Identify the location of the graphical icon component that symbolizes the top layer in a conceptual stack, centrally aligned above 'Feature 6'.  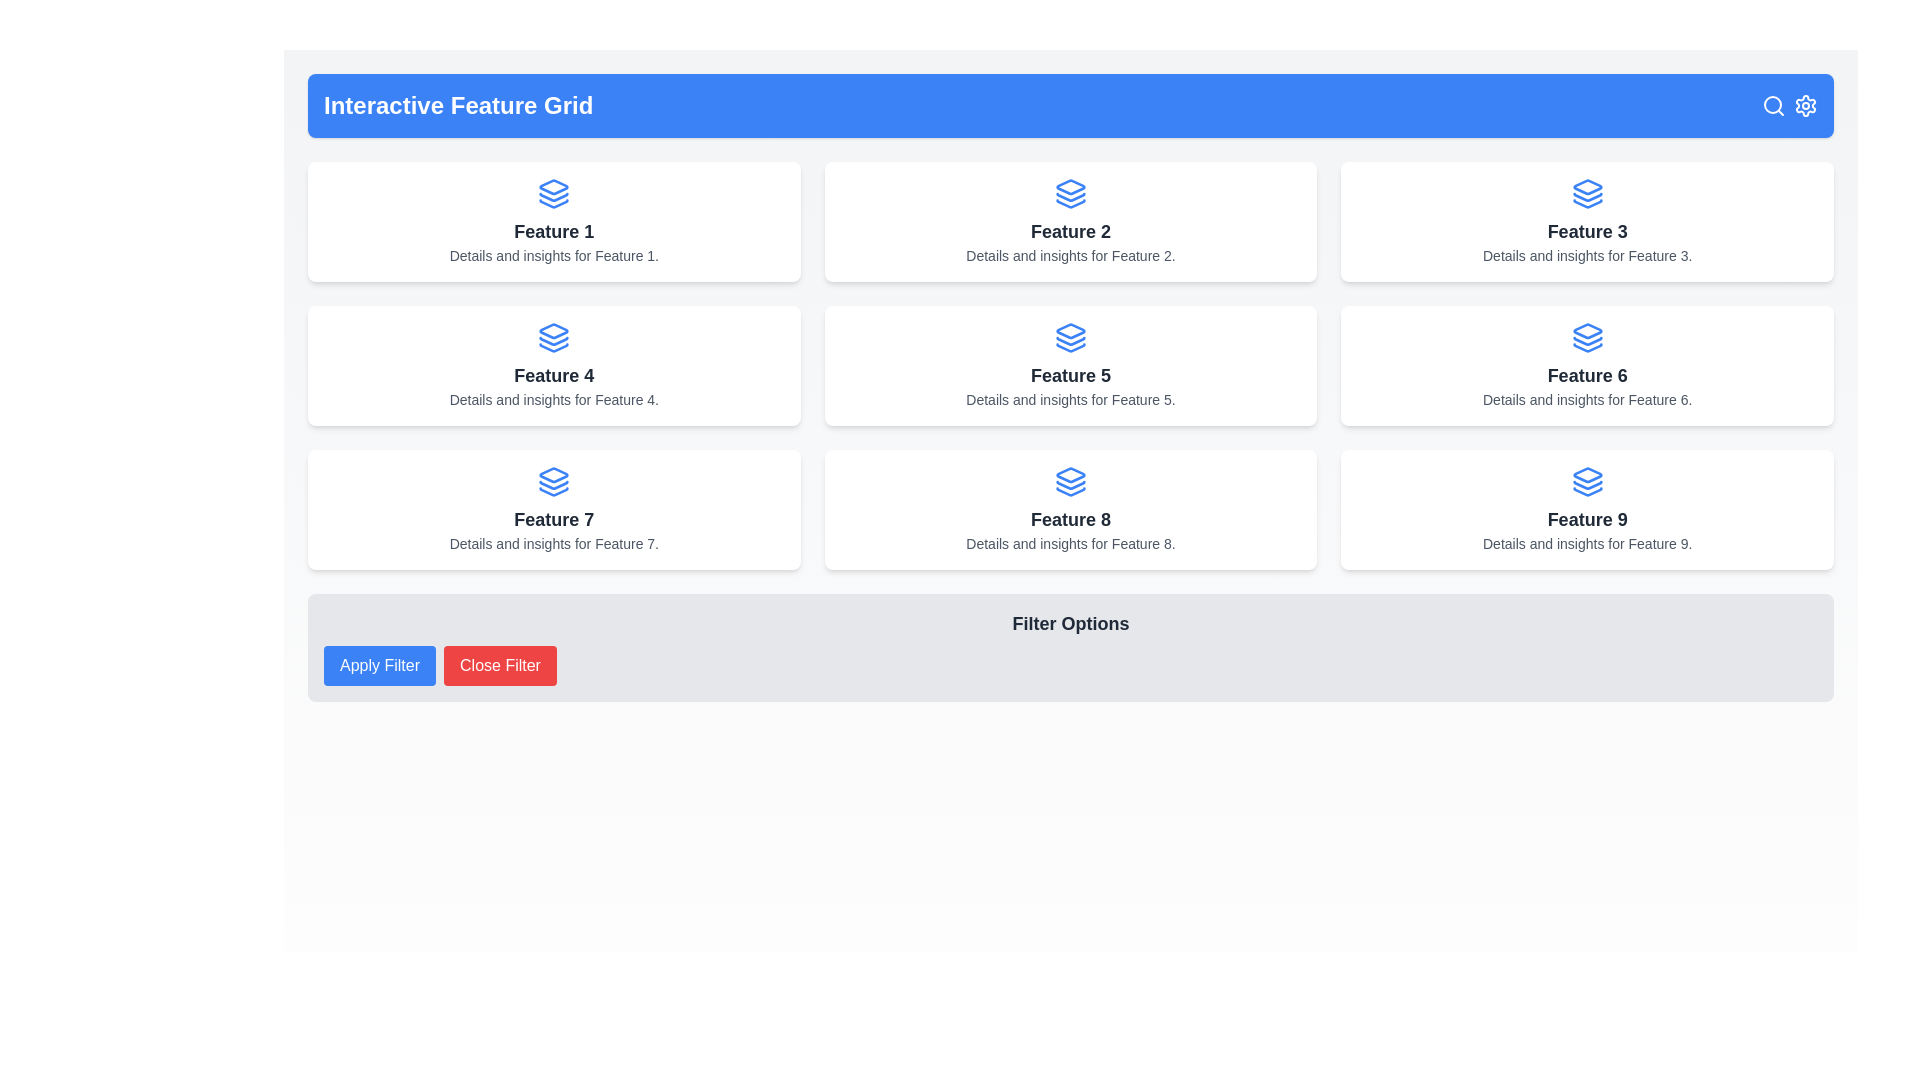
(1586, 330).